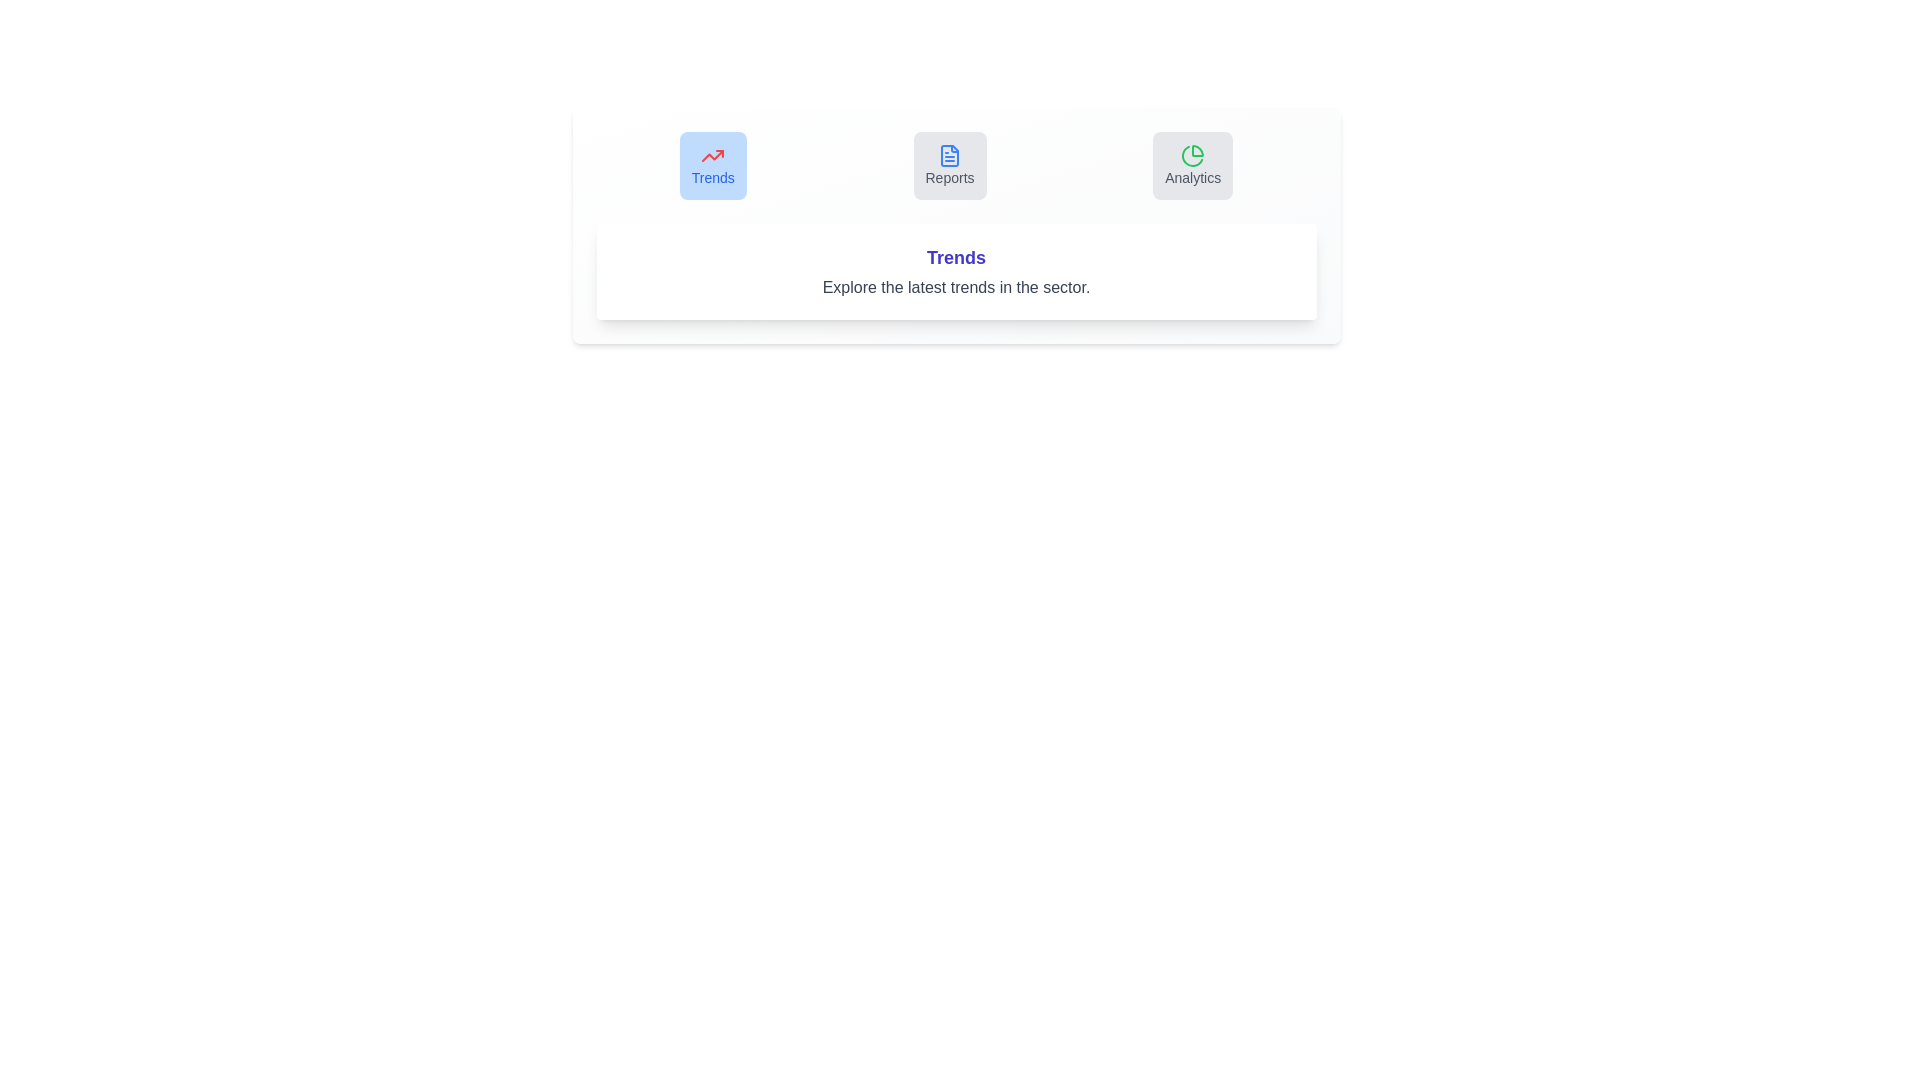 The image size is (1920, 1080). Describe the element at coordinates (949, 164) in the screenshot. I see `the tab labeled Reports to activate it` at that location.